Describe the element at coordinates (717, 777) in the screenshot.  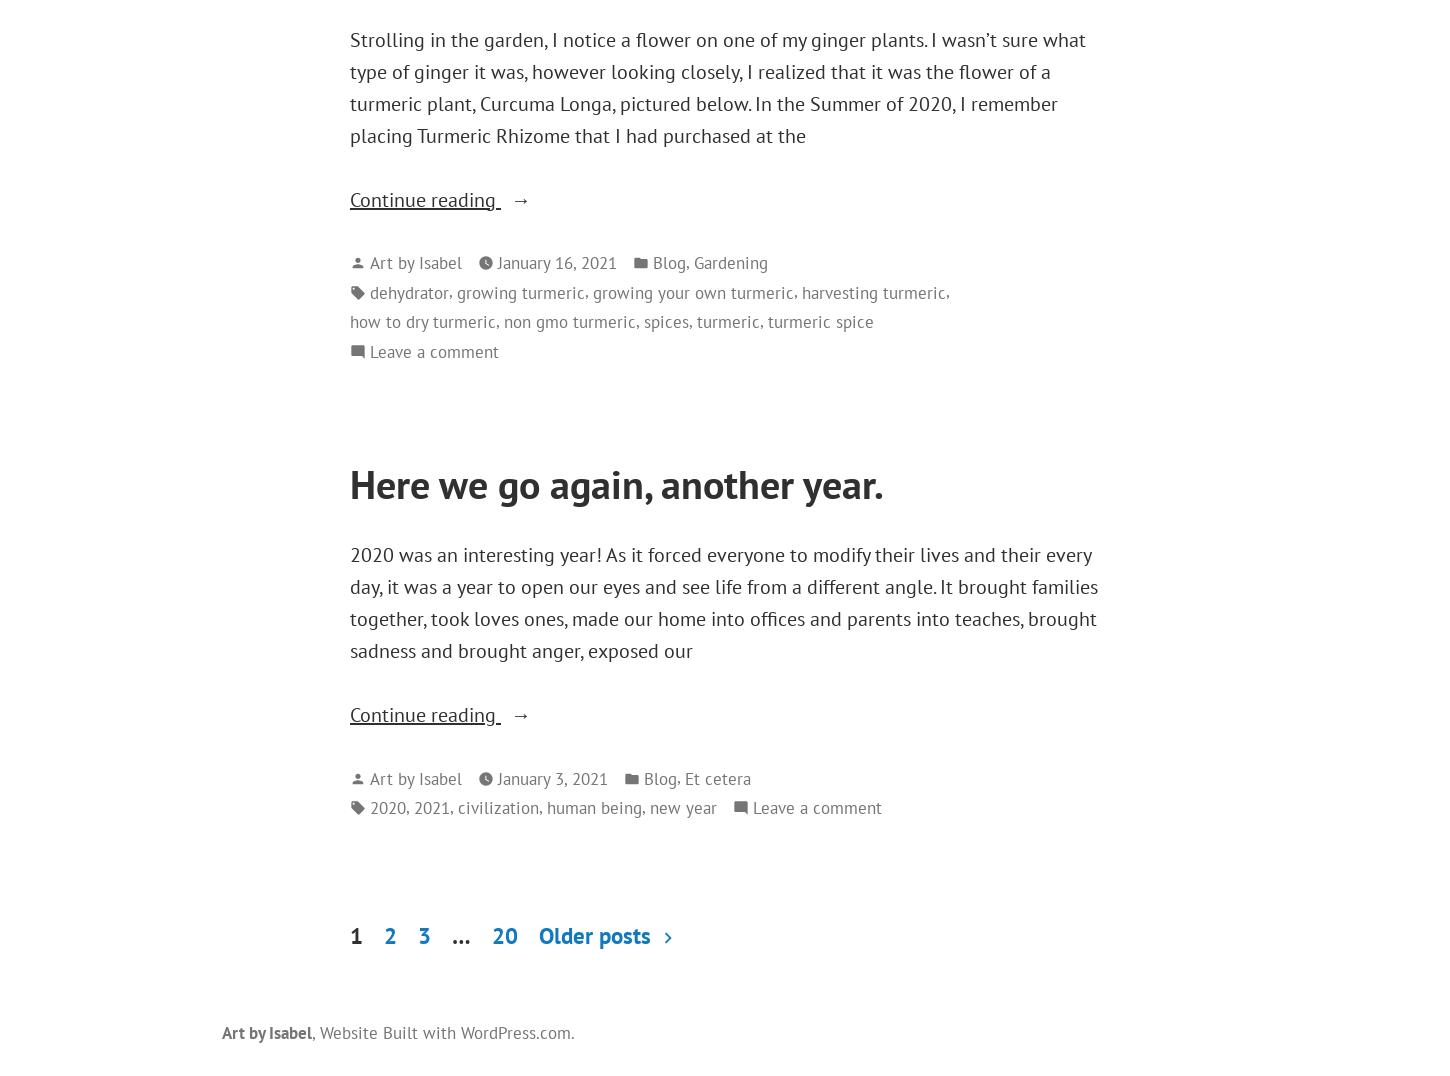
I see `'Et cetera'` at that location.